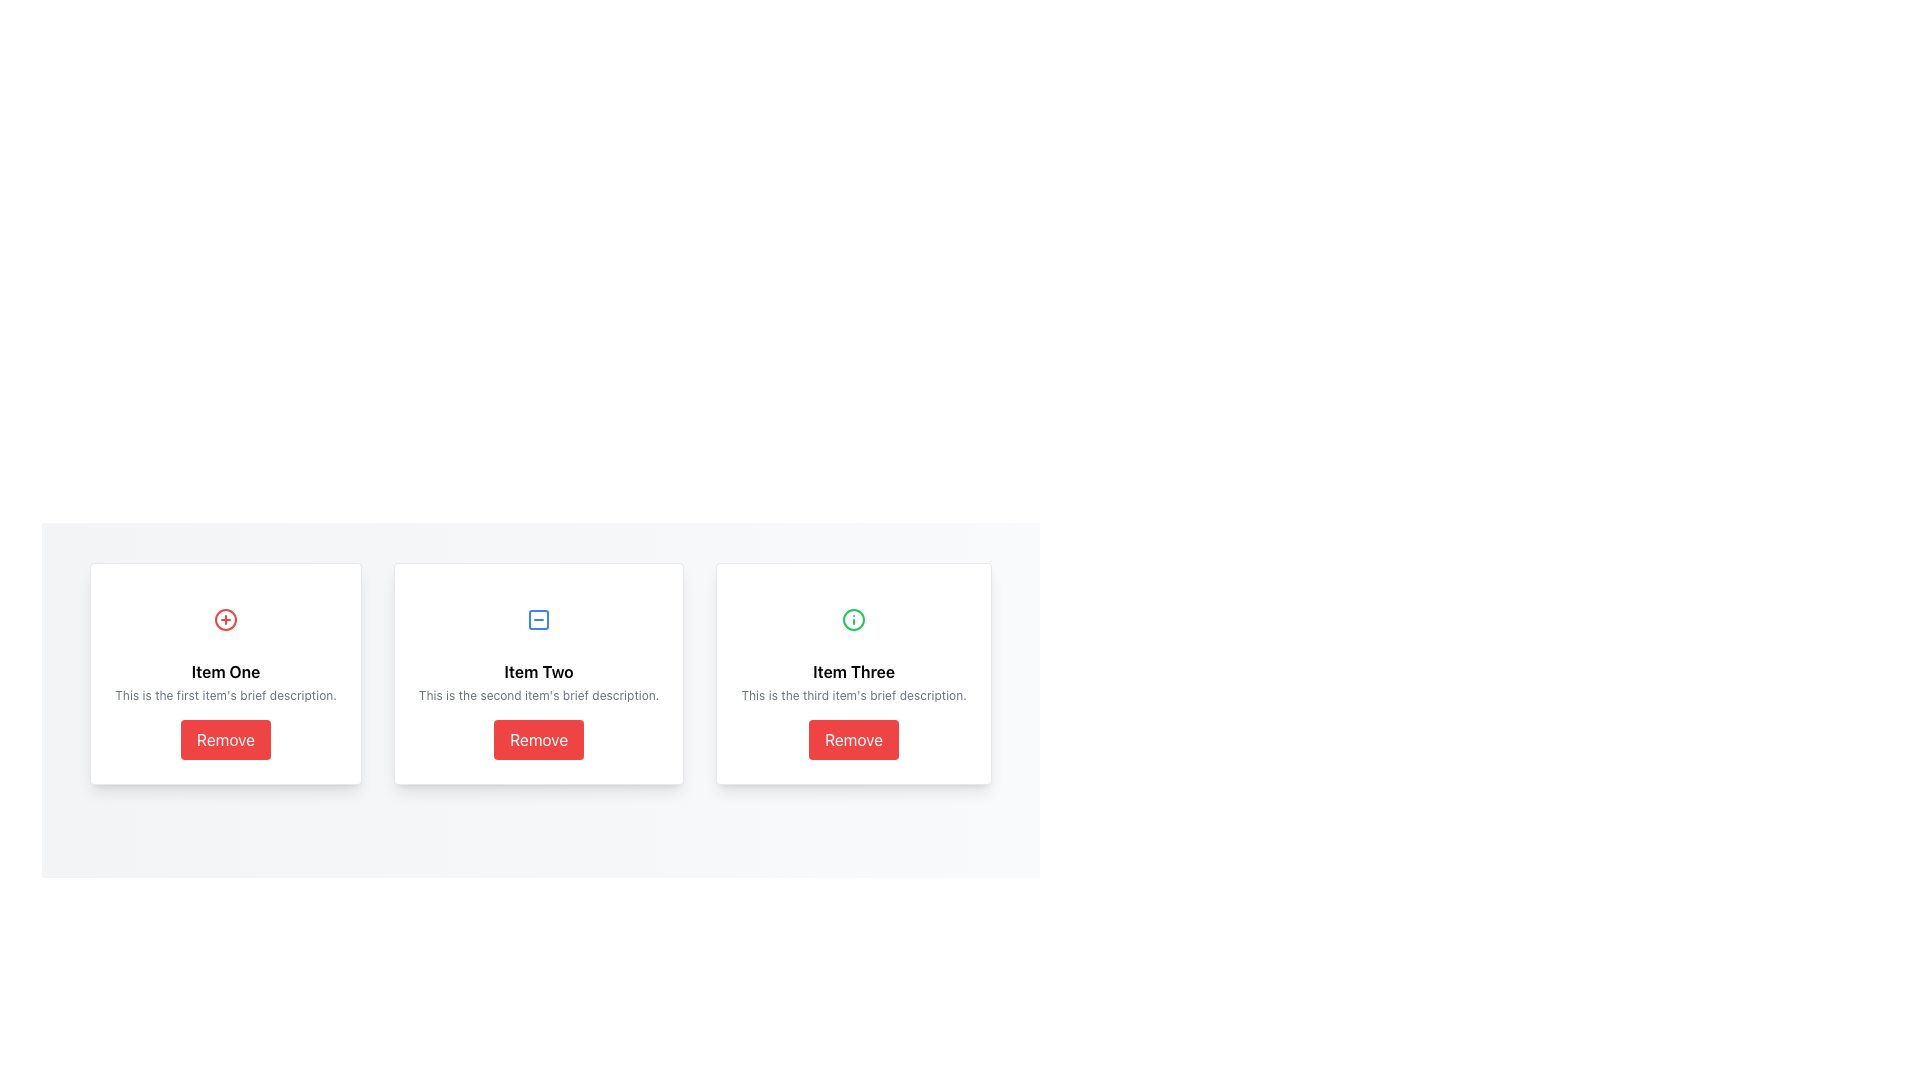 The height and width of the screenshot is (1080, 1920). I want to click on the label displaying 'Item Three', which is bold and styled as a header within its card, so click(854, 671).